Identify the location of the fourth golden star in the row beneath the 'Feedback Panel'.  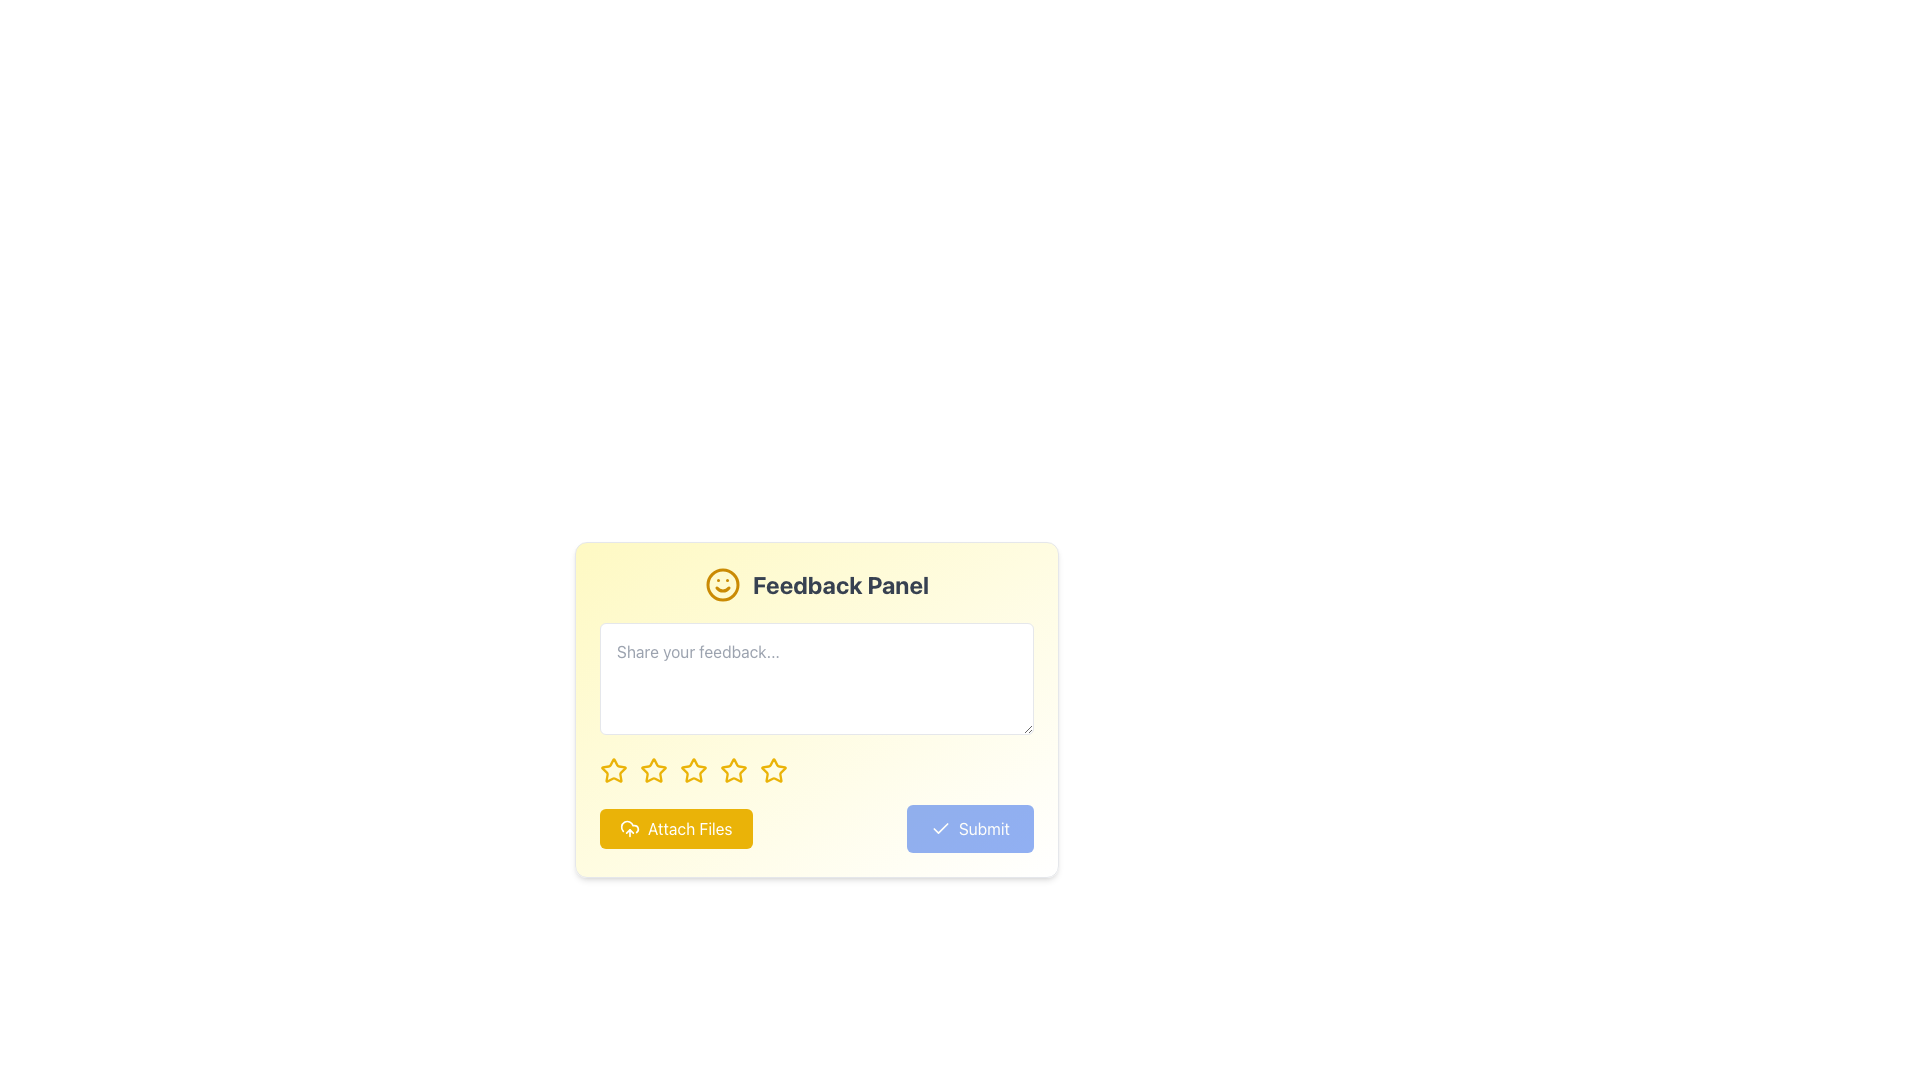
(733, 769).